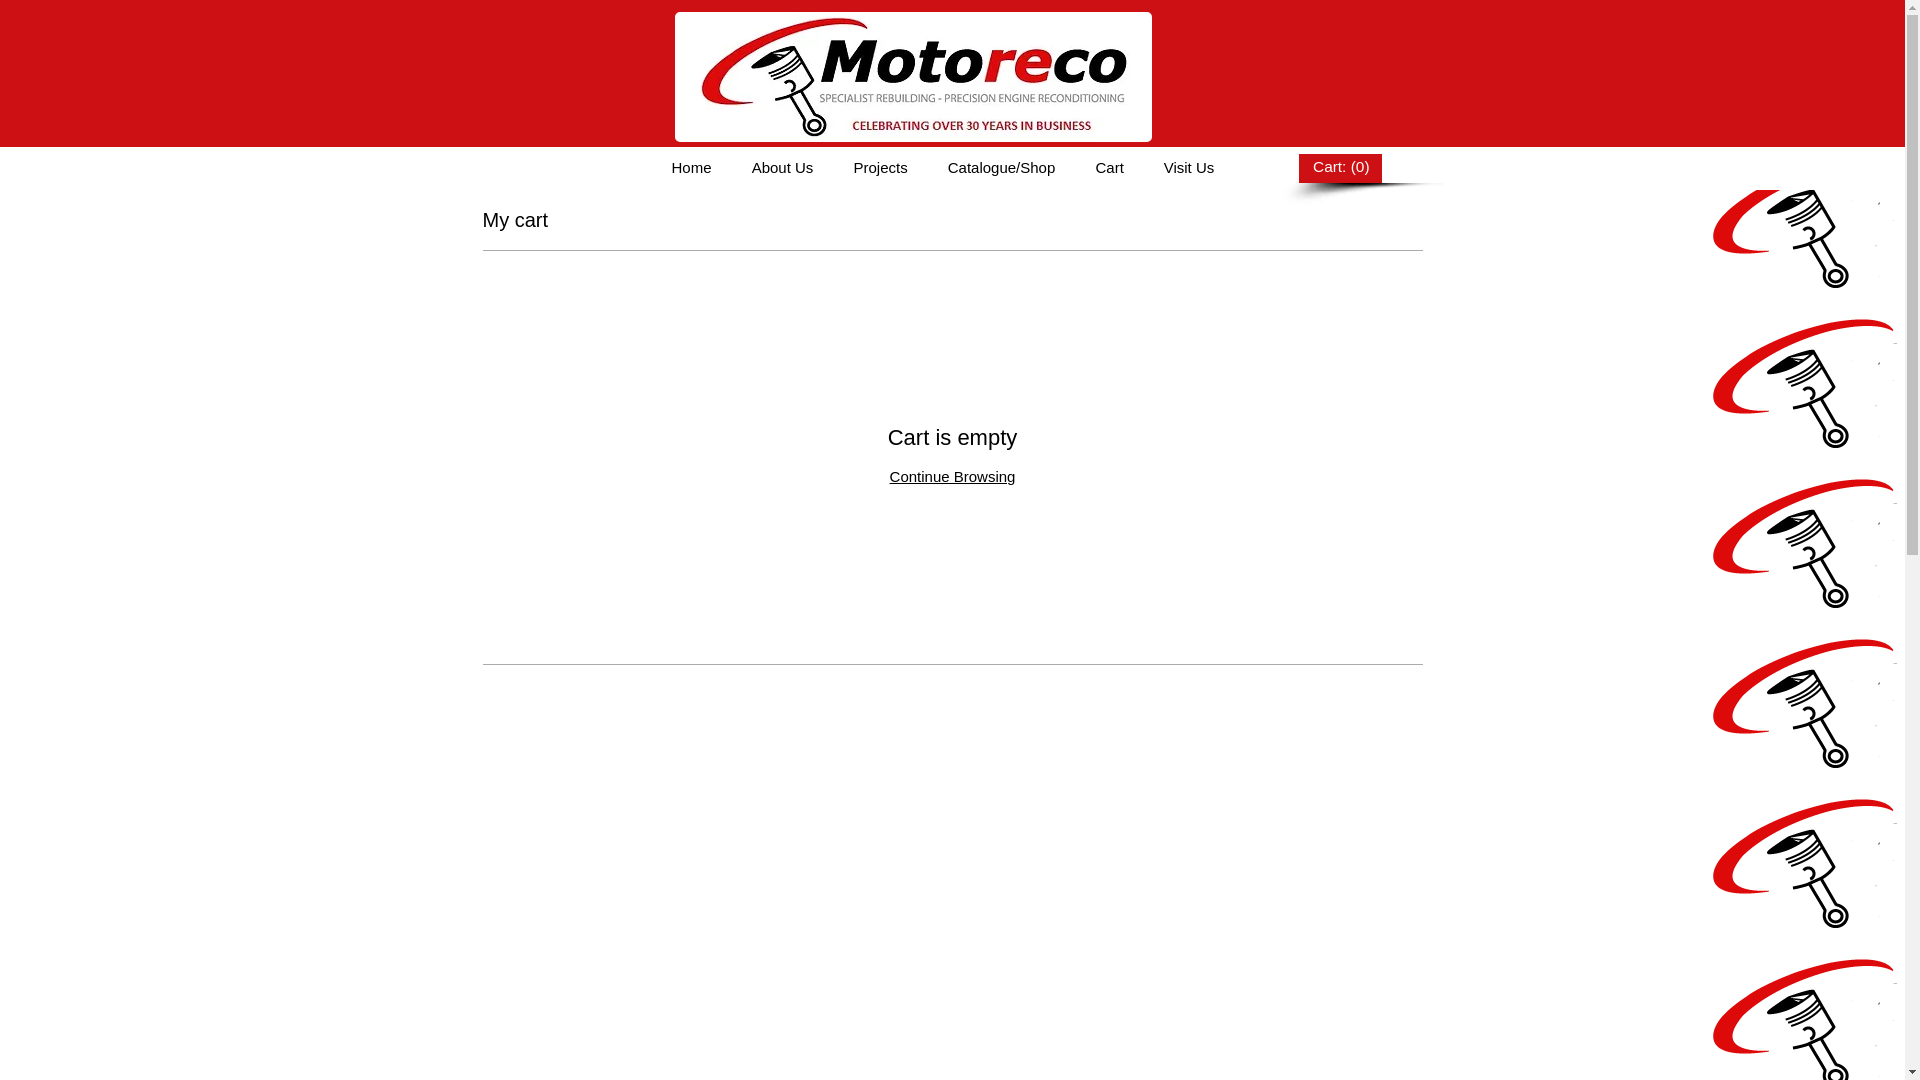 Image resolution: width=1920 pixels, height=1080 pixels. I want to click on 'Cart', so click(1074, 167).